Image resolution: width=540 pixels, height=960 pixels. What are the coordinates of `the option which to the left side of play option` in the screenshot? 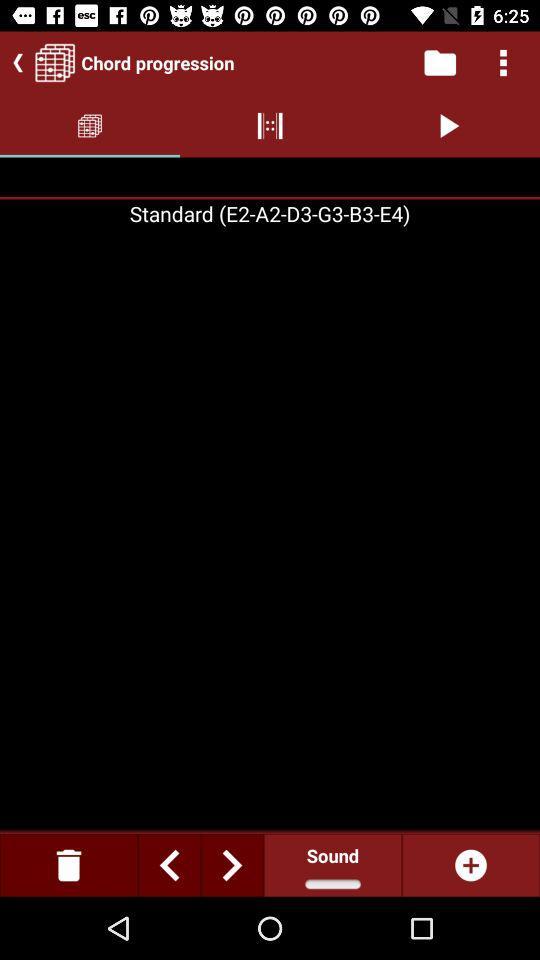 It's located at (270, 124).